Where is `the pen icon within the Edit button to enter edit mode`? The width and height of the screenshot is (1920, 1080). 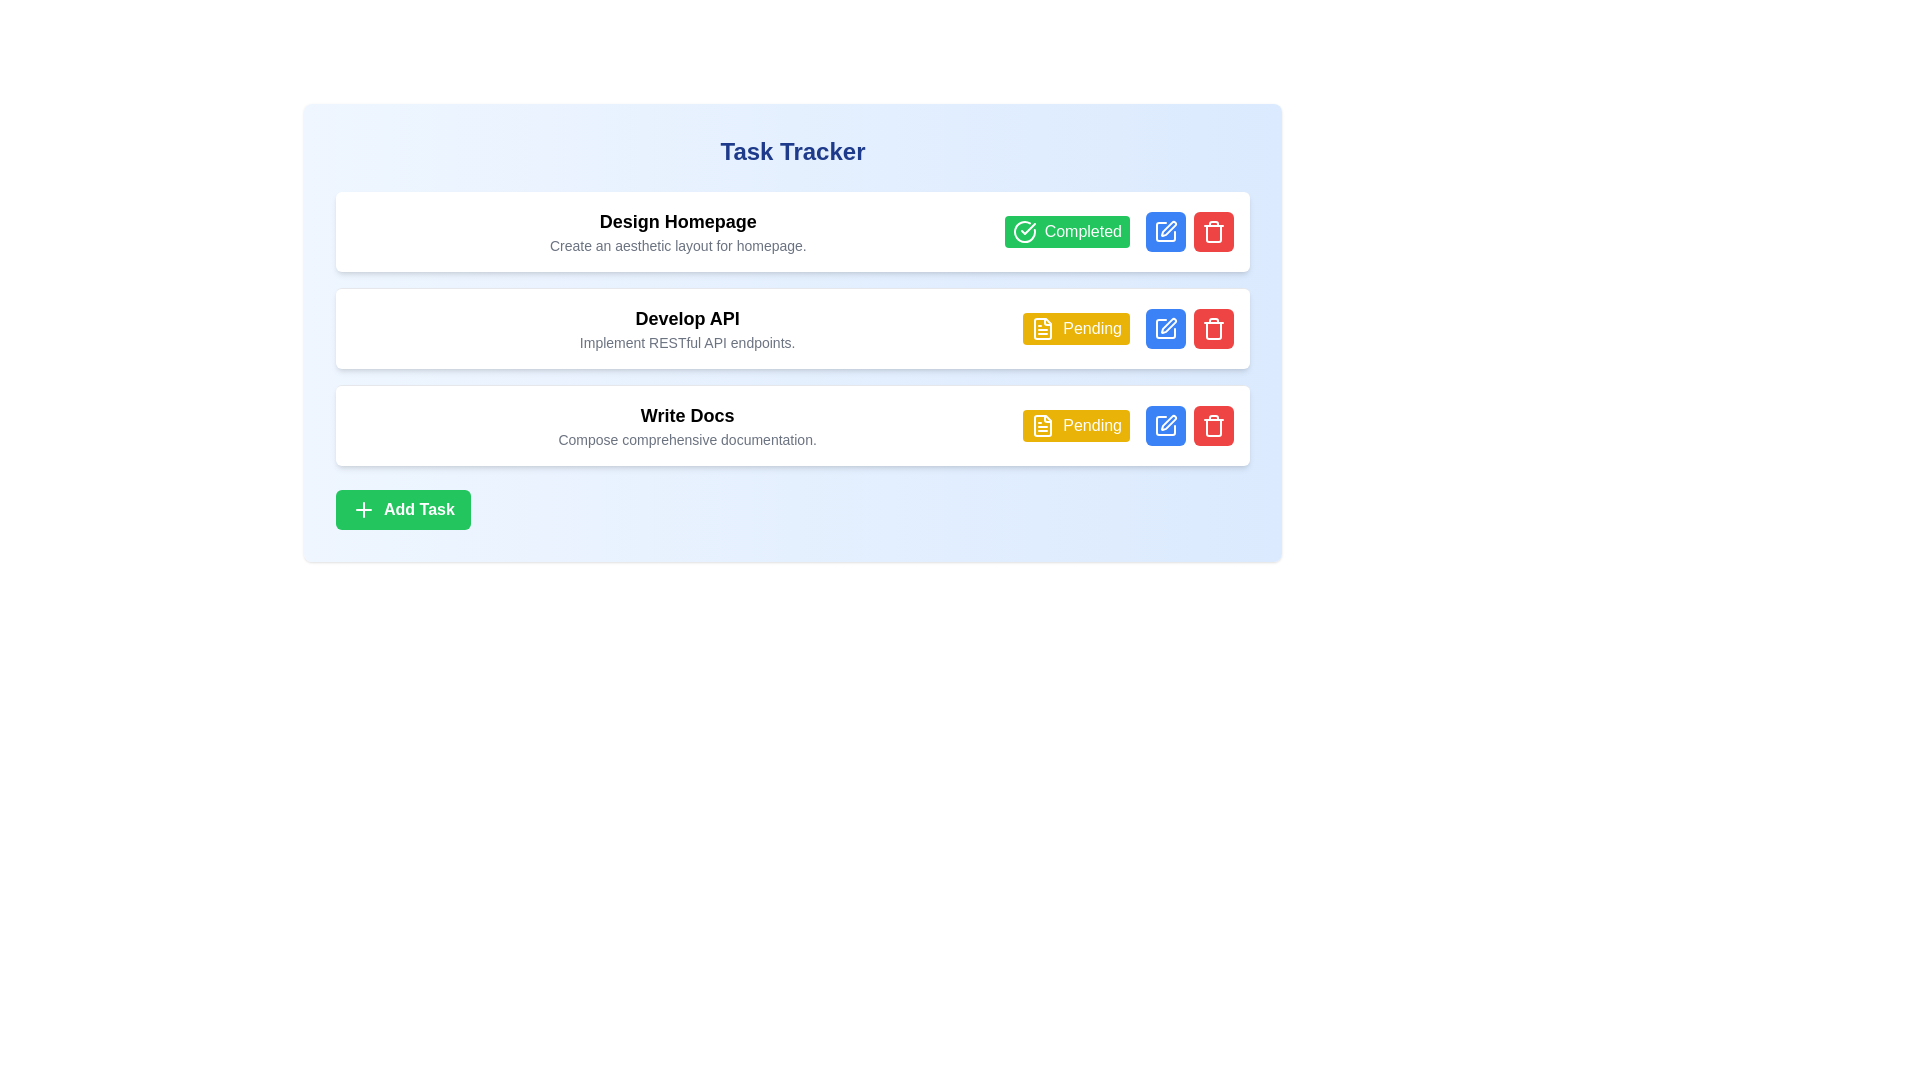 the pen icon within the Edit button to enter edit mode is located at coordinates (1166, 230).